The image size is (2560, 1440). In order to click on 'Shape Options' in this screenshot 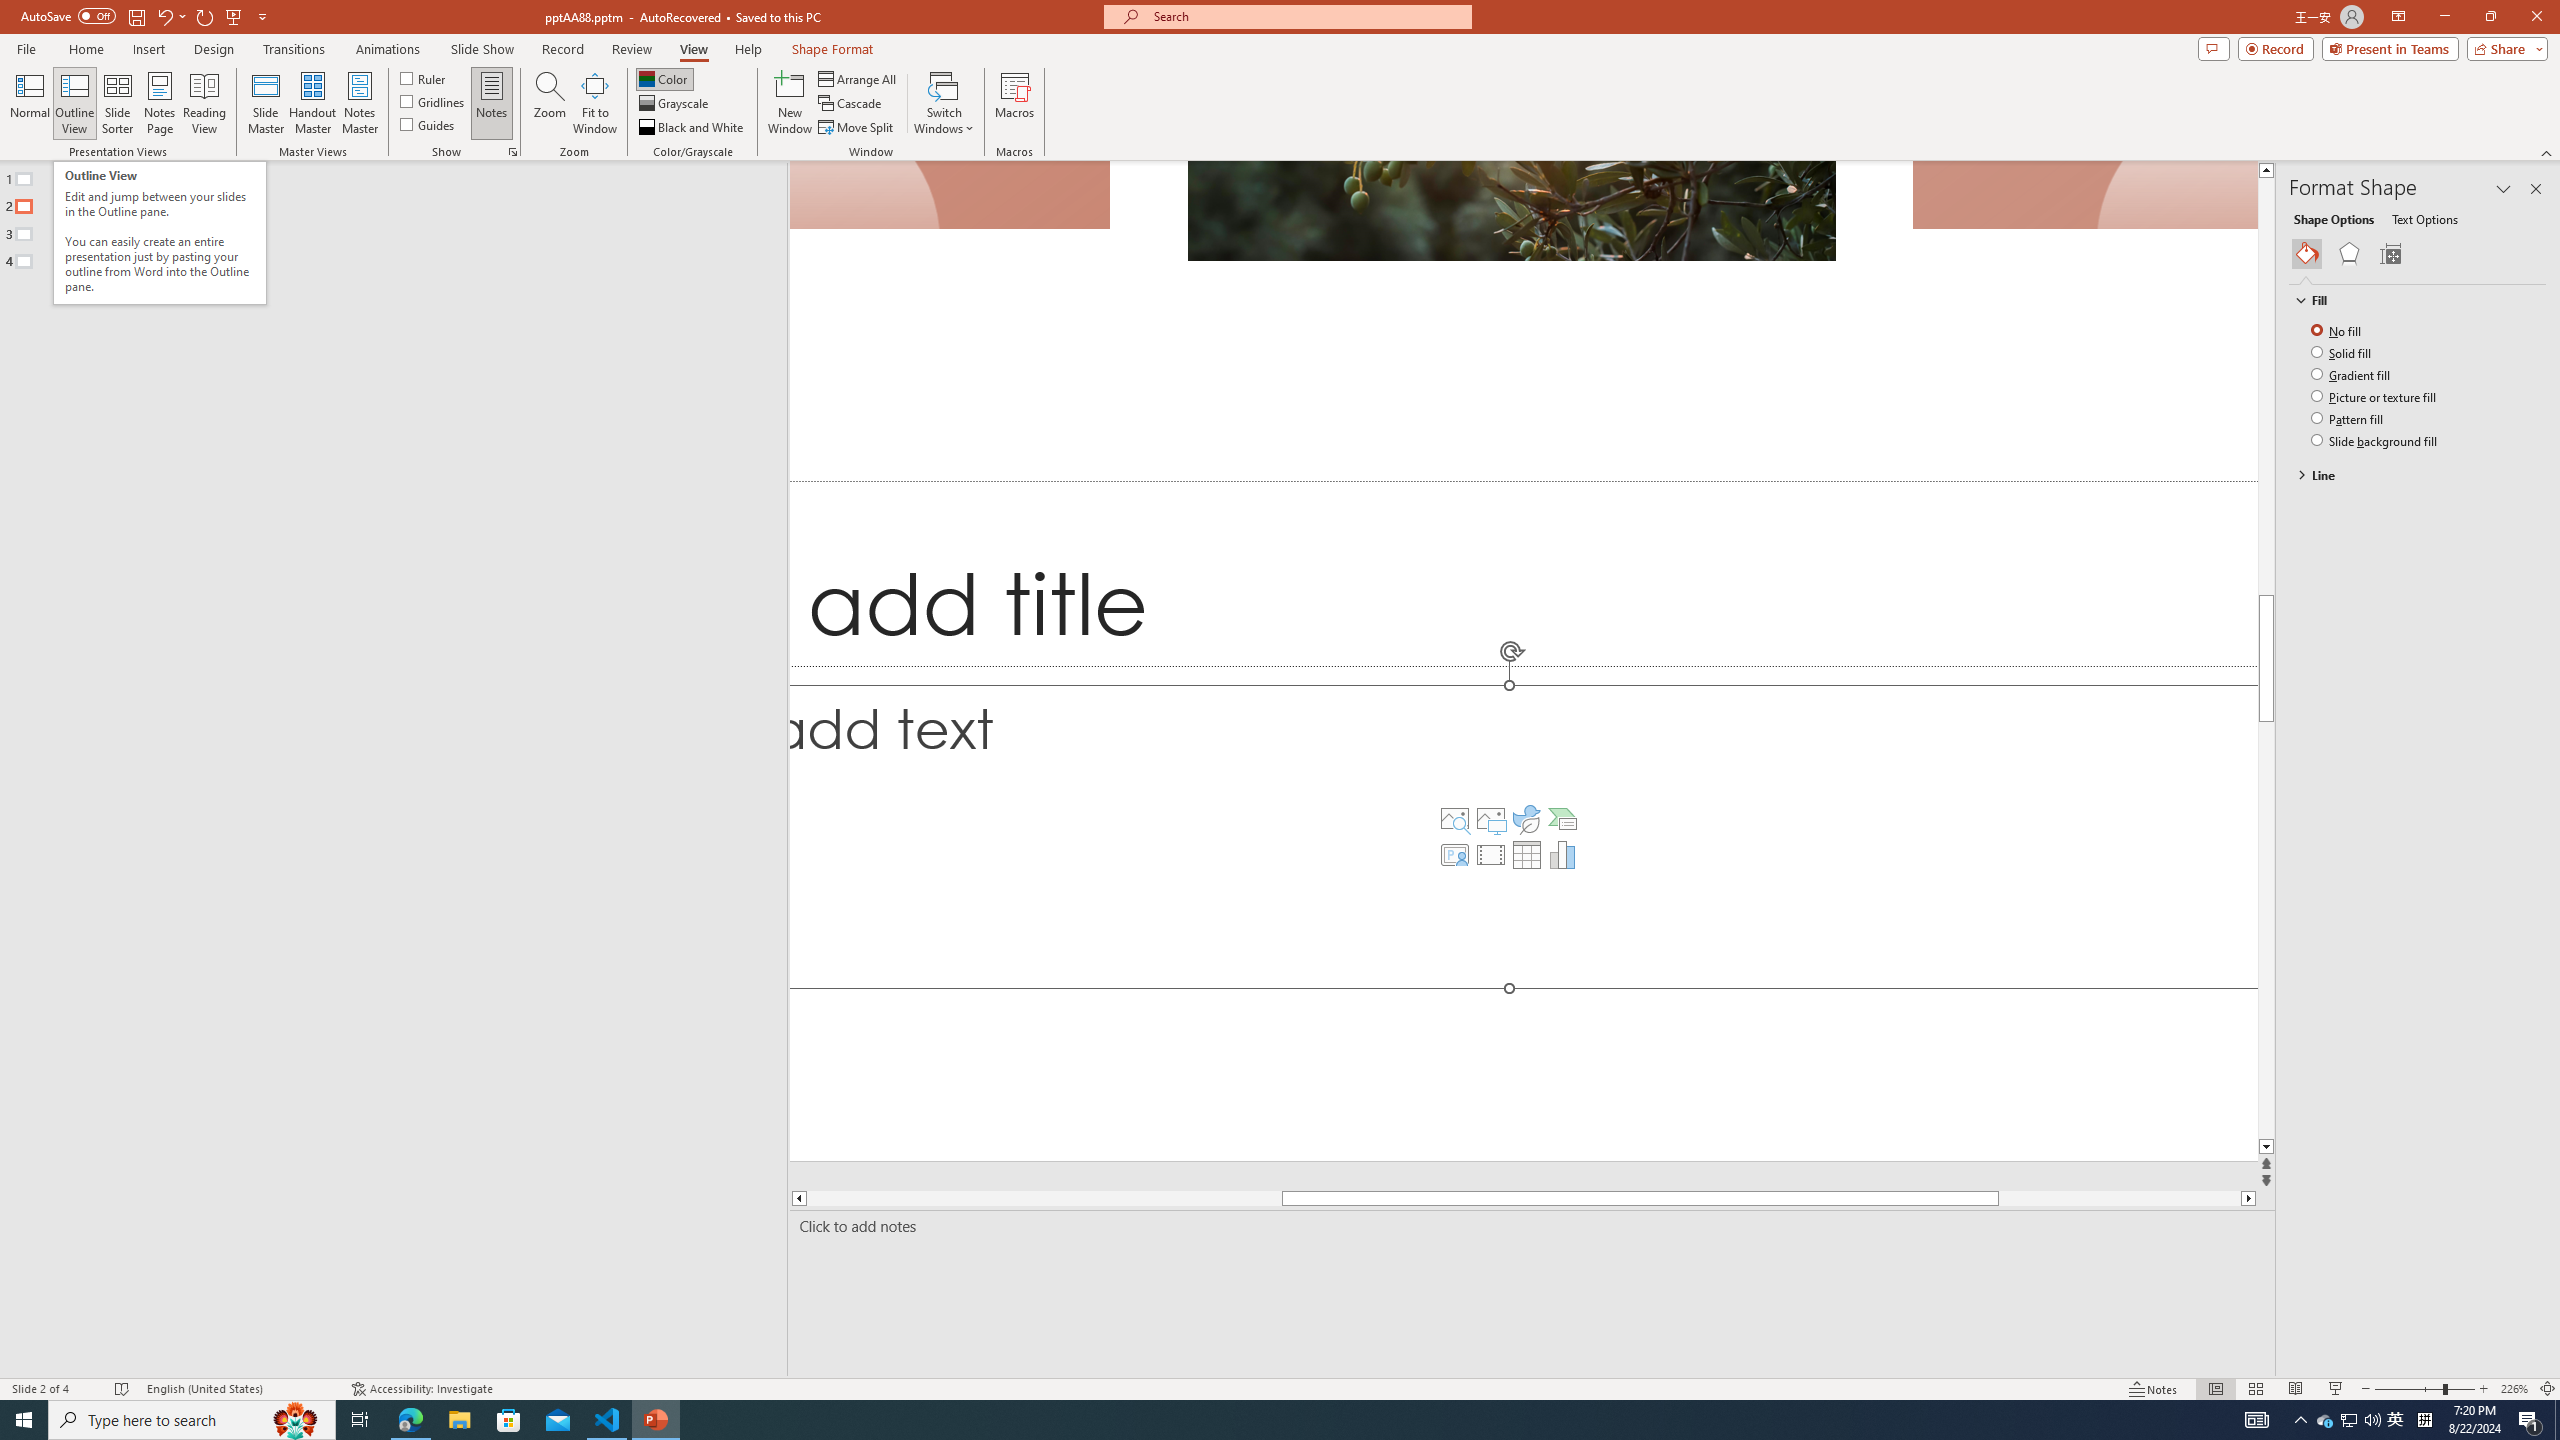, I will do `click(2333, 218)`.